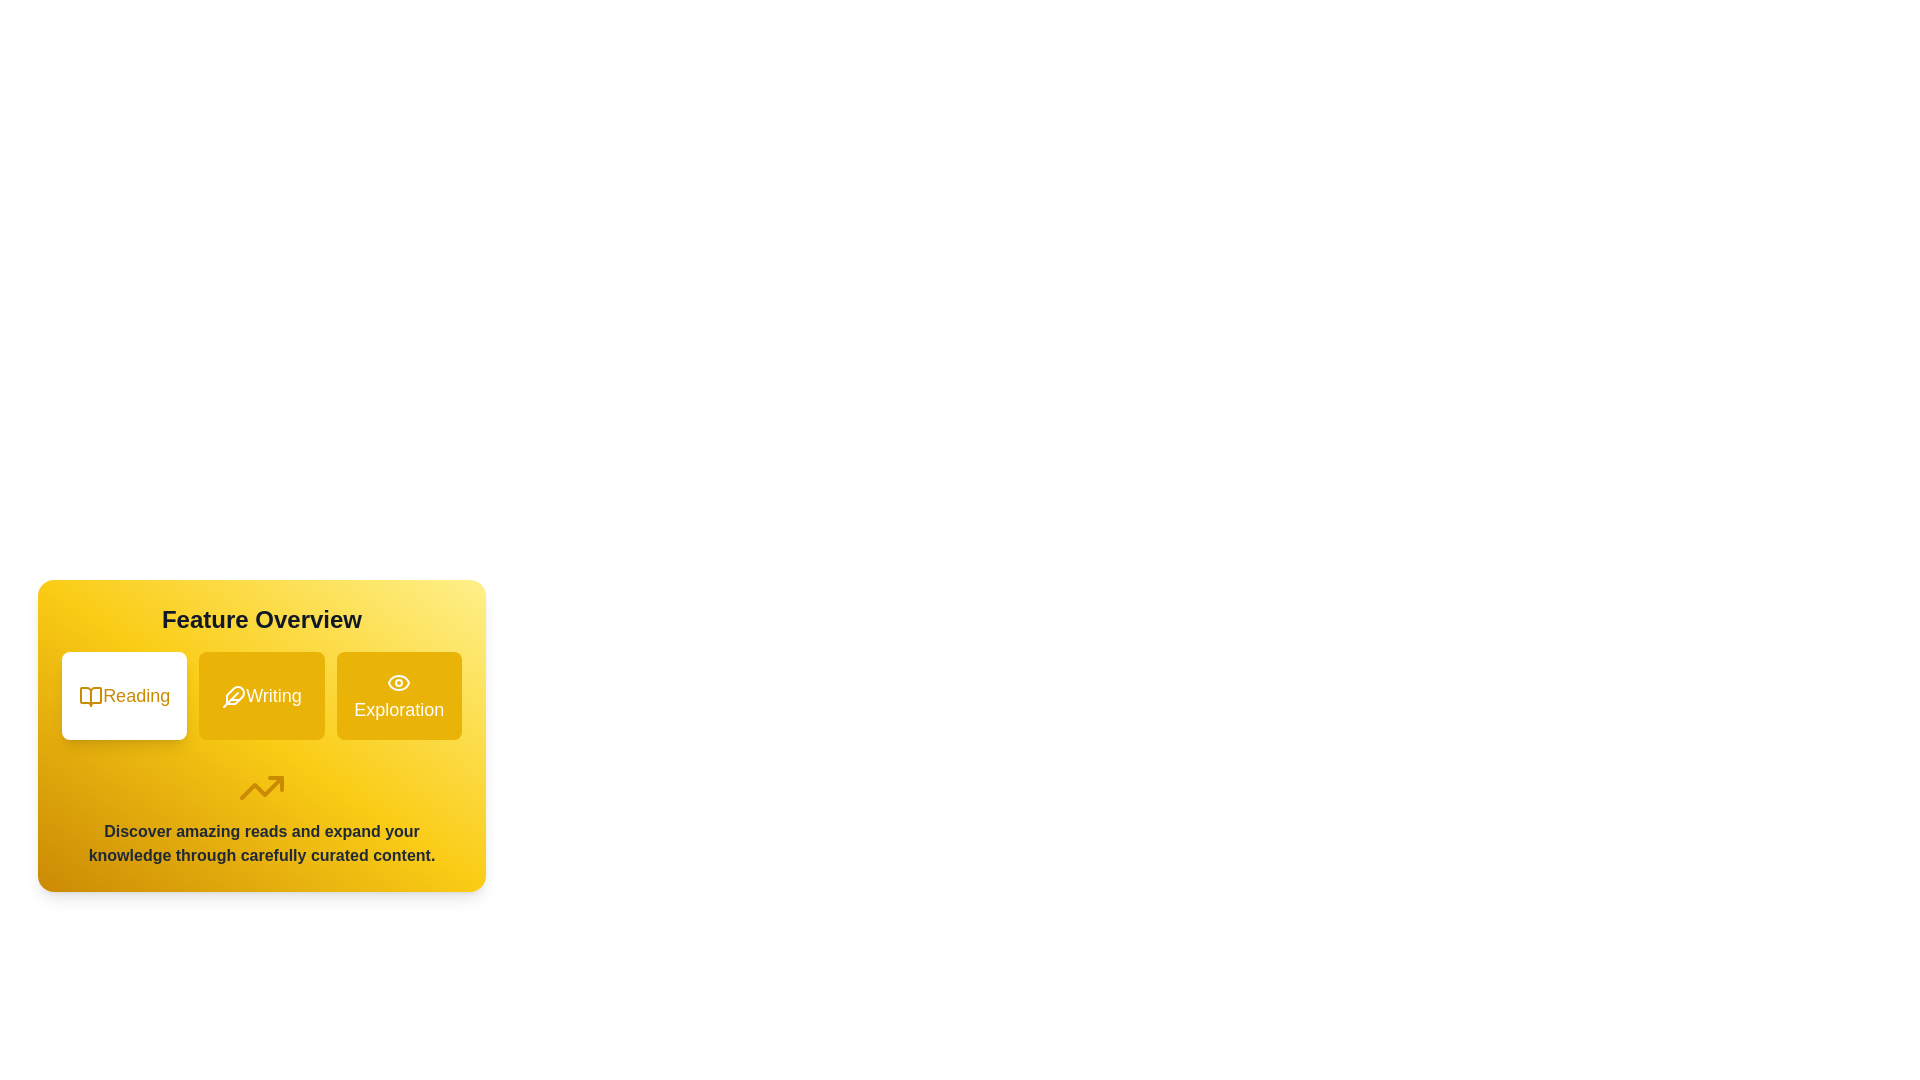 The height and width of the screenshot is (1080, 1920). I want to click on the rectangular button with rounded corners, white background, yellow open book icon, and 'Reading' label, so click(123, 694).